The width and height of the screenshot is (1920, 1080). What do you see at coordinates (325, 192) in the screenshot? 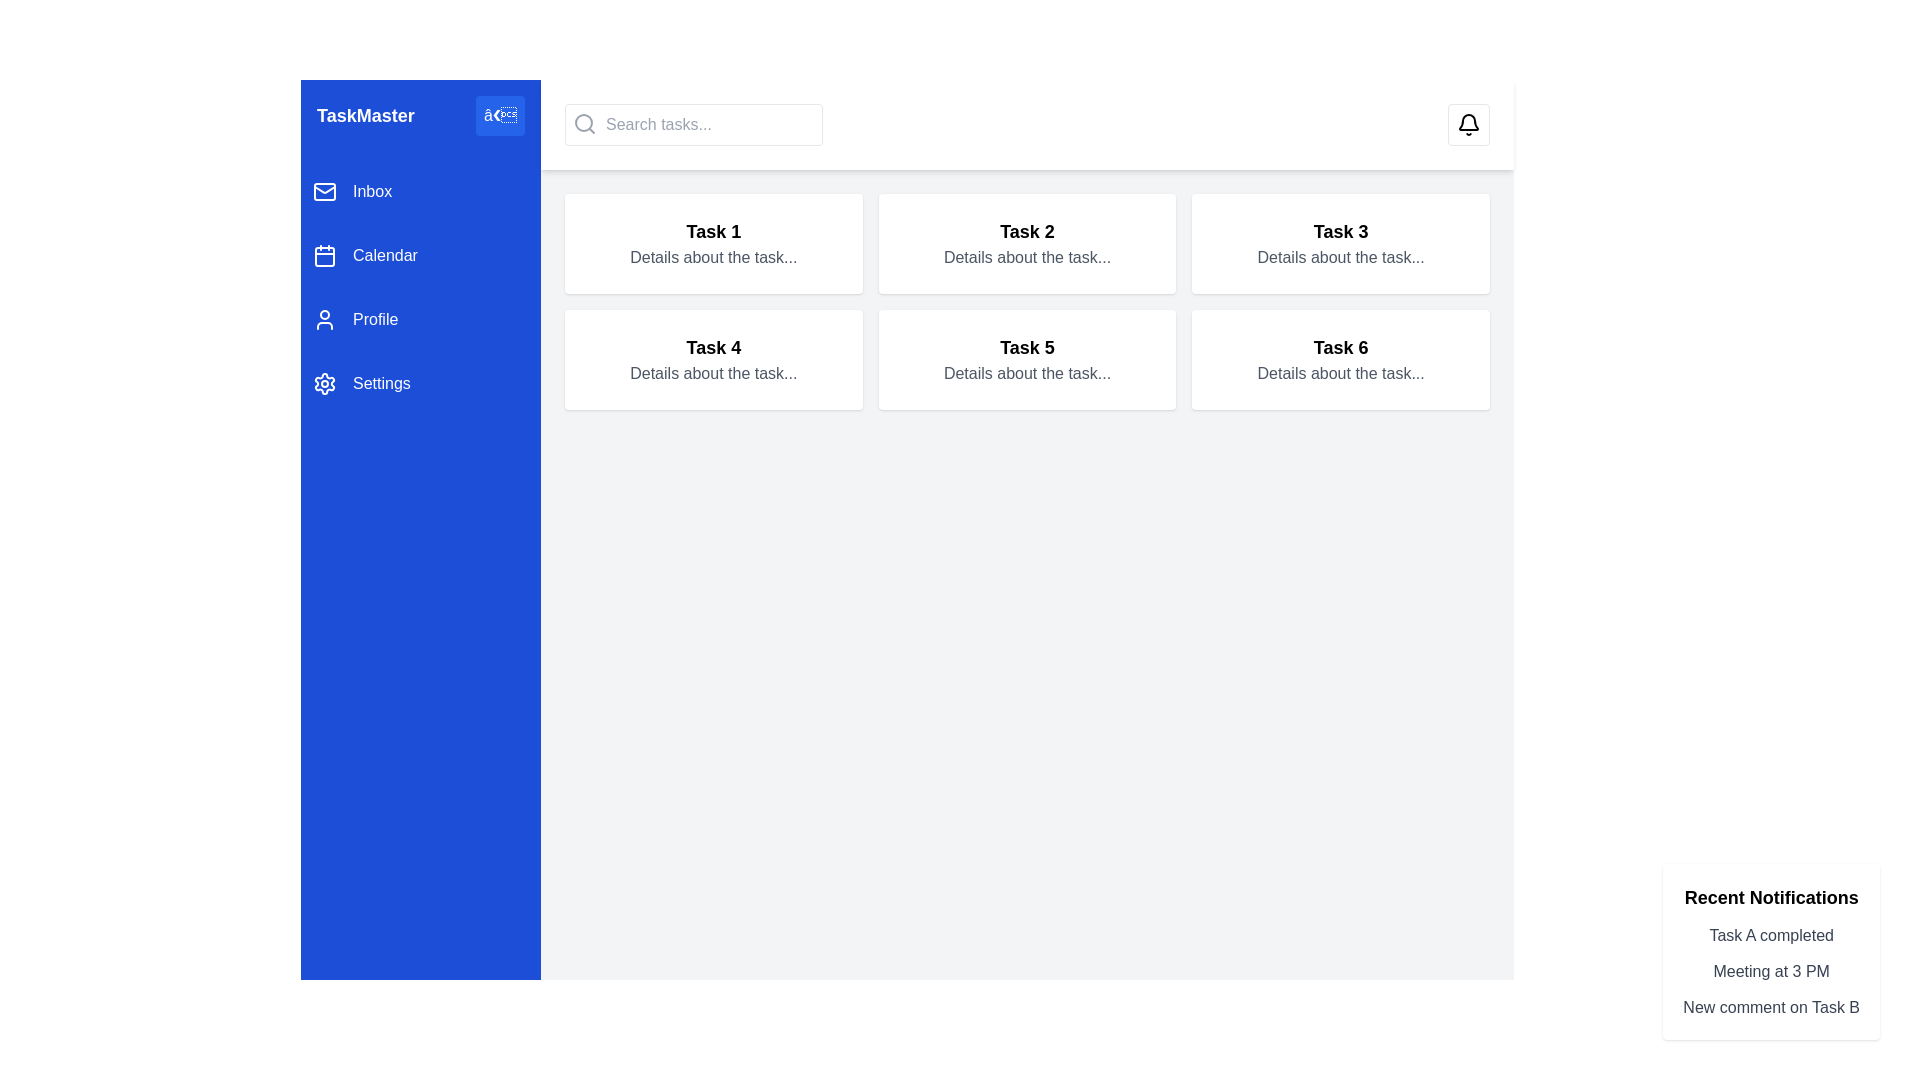
I see `the Inbox icon in the left-hand vertical menu` at bounding box center [325, 192].